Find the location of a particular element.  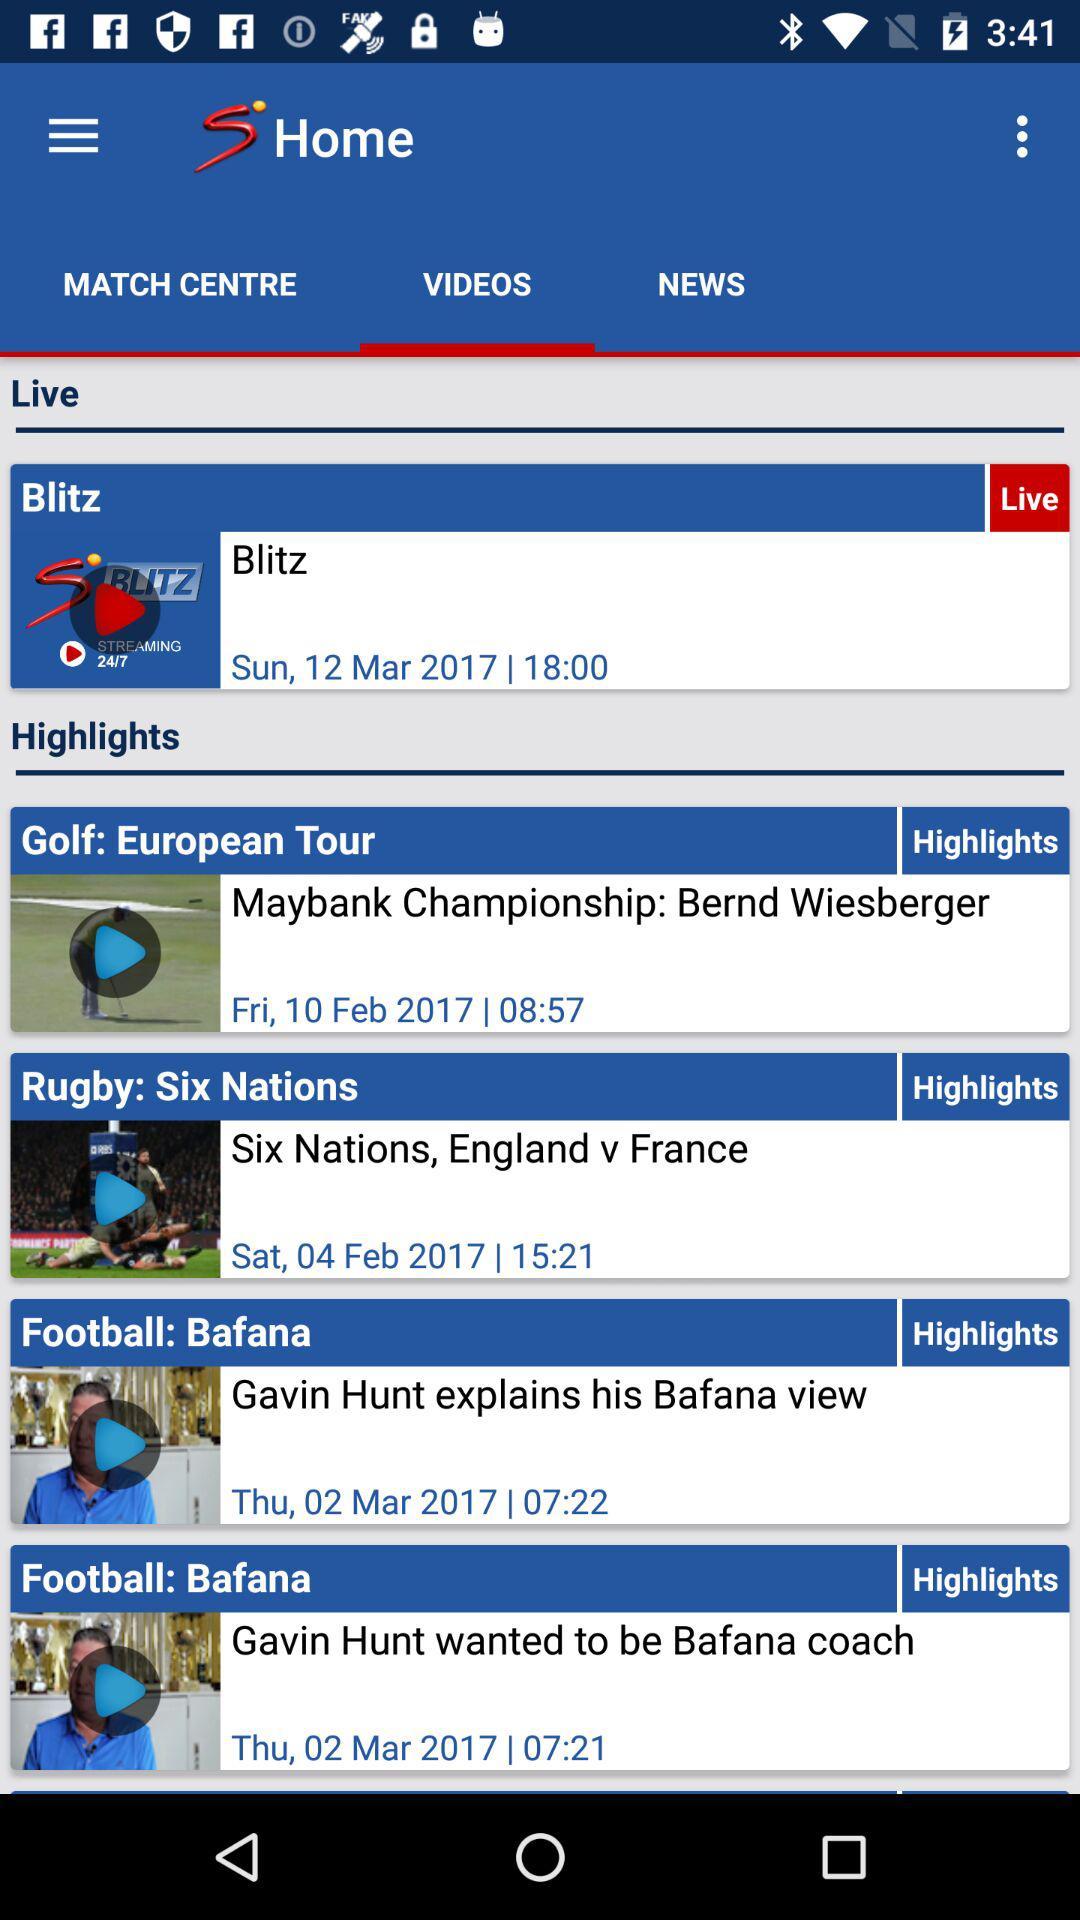

app next to match centre app is located at coordinates (477, 282).